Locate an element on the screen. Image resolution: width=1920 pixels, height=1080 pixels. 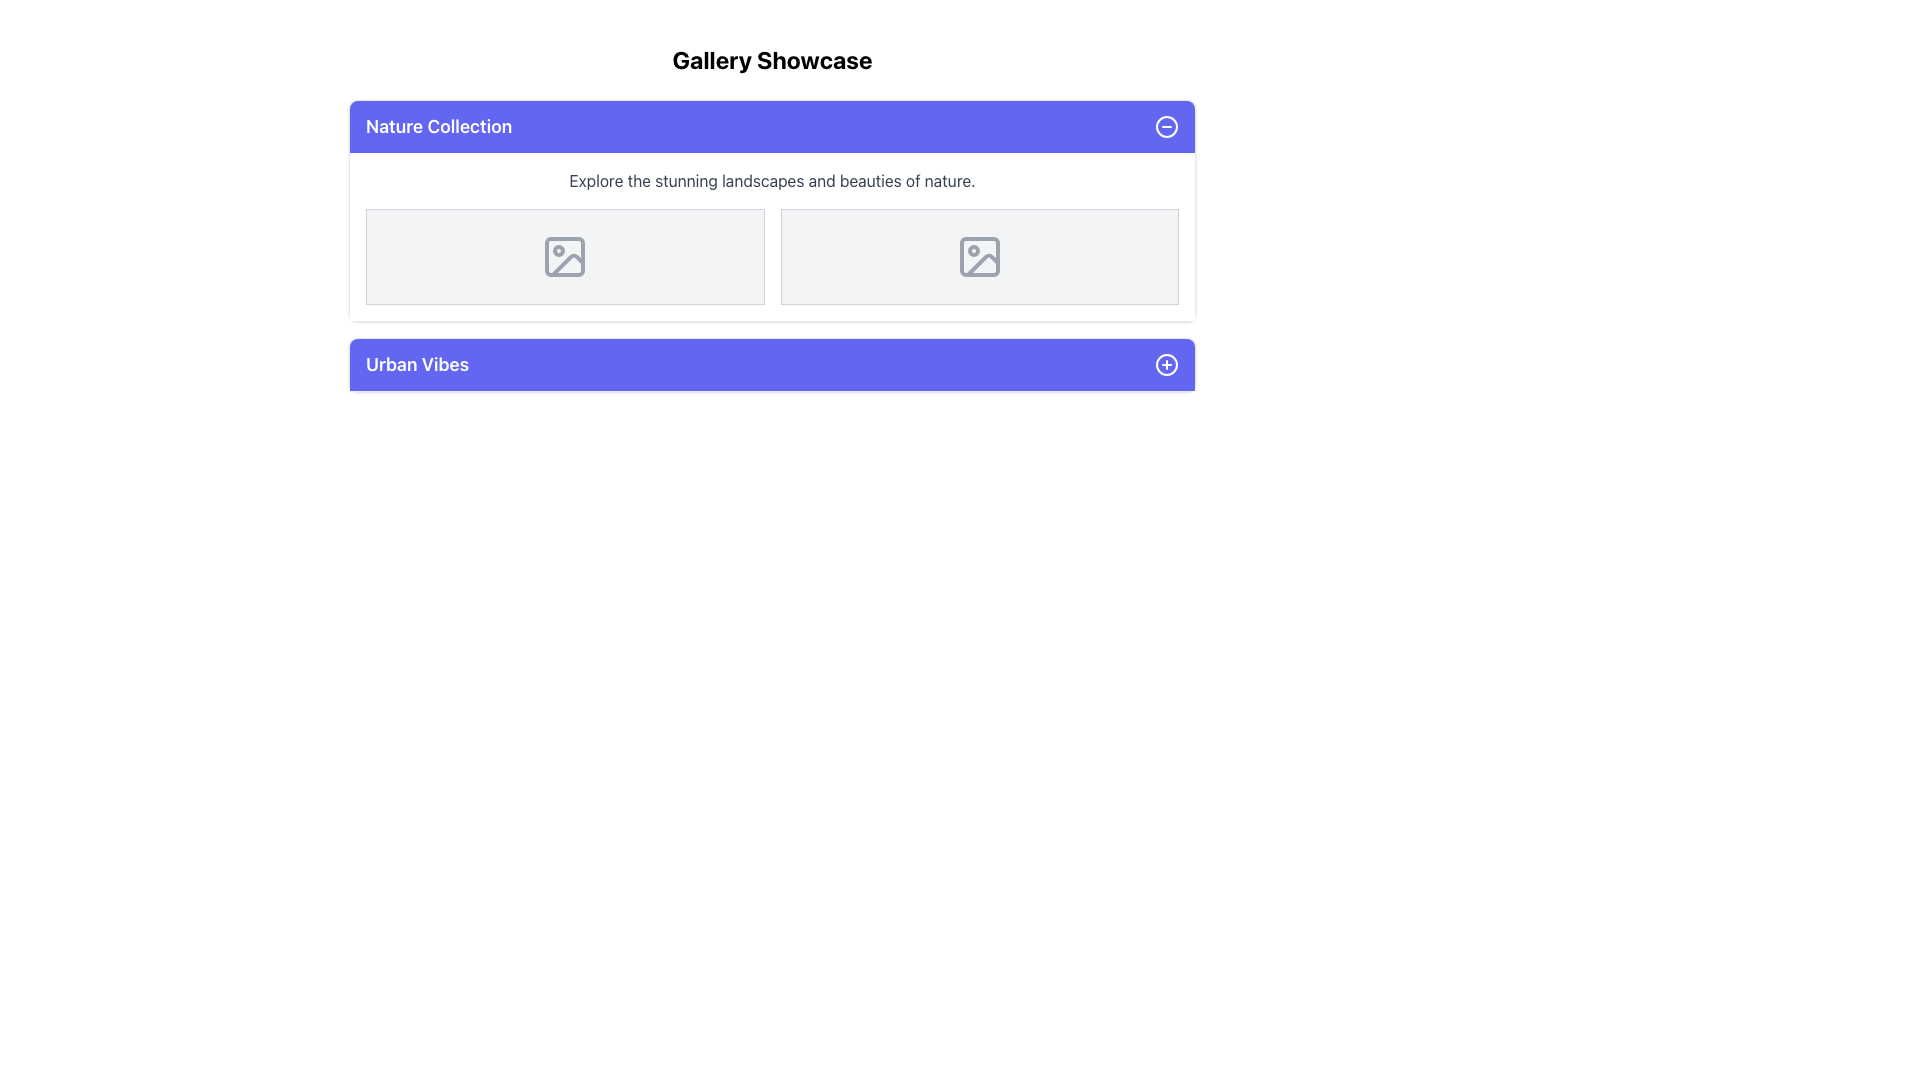
the rounded rectangle shape located within the right icon of the 'Nature Collection' section is located at coordinates (979, 256).